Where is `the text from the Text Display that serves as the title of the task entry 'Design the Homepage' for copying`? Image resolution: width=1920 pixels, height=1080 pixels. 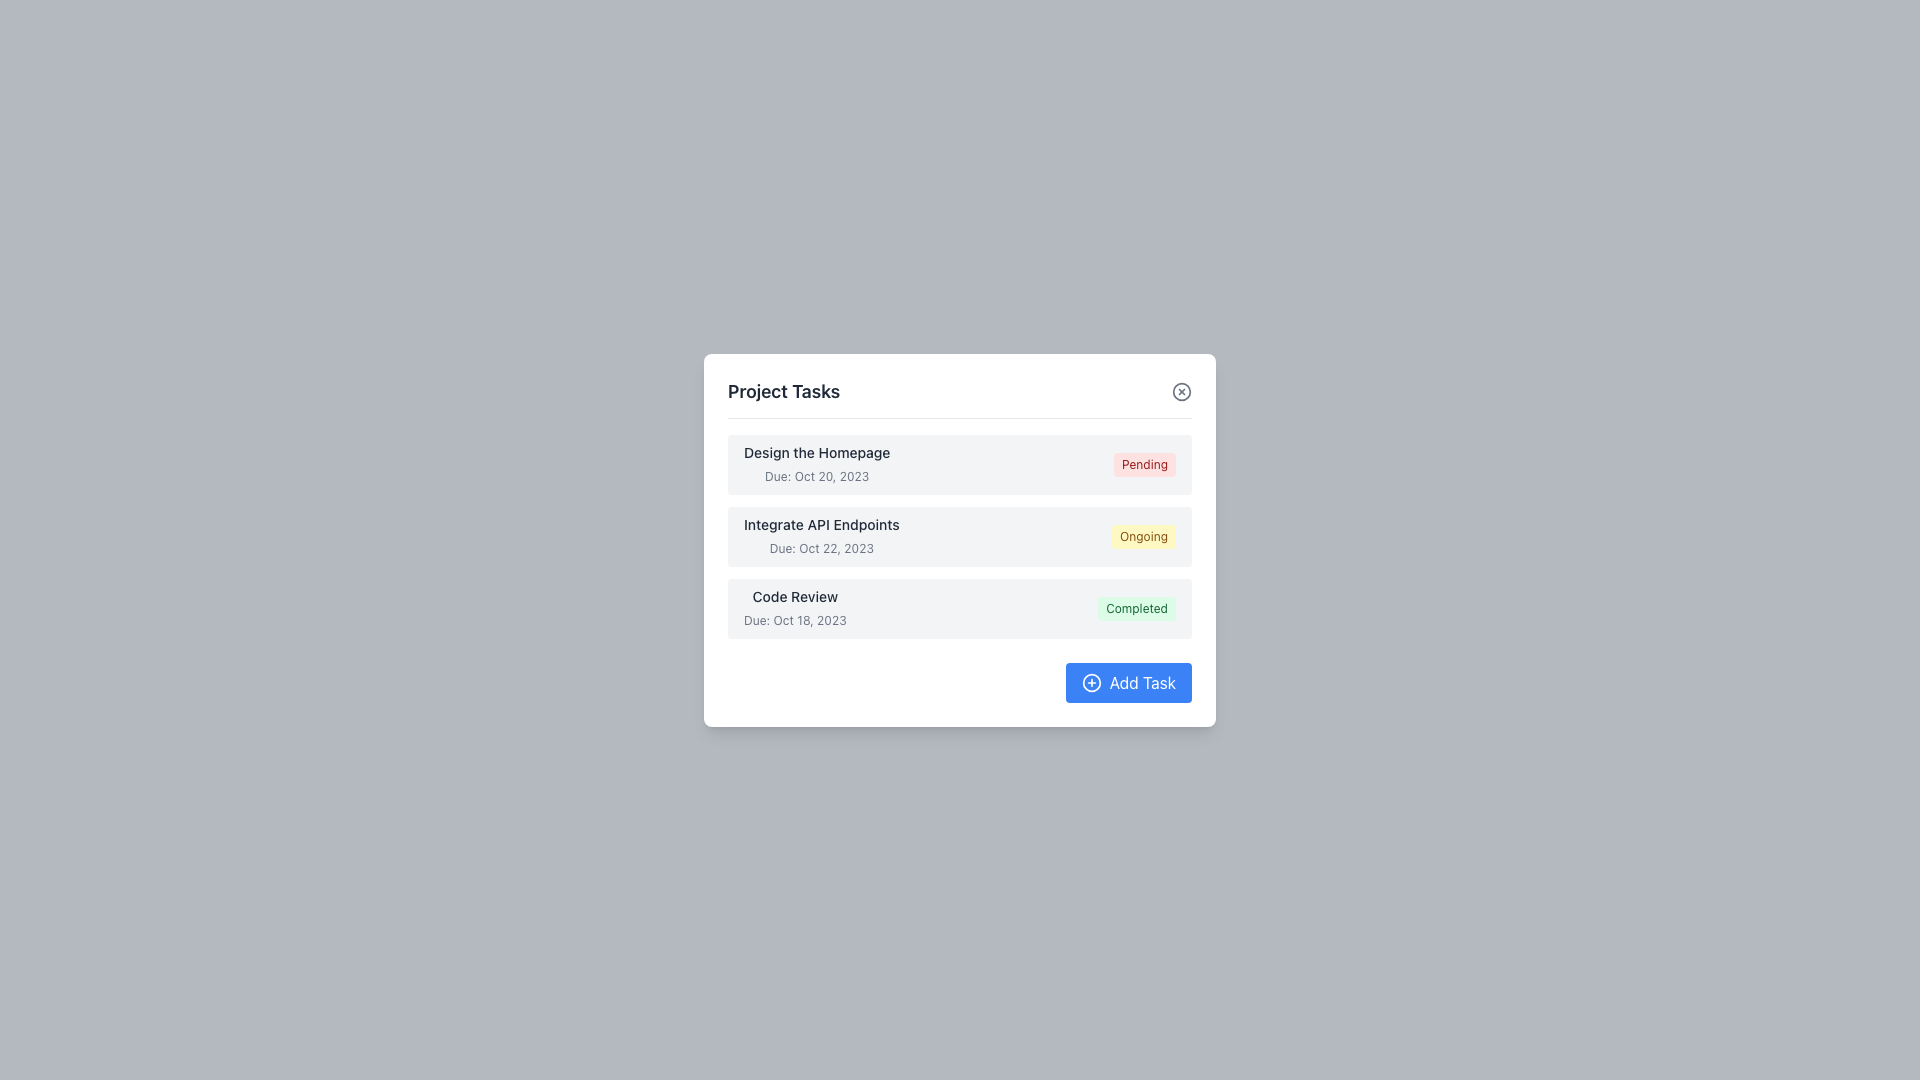 the text from the Text Display that serves as the title of the task entry 'Design the Homepage' for copying is located at coordinates (817, 452).